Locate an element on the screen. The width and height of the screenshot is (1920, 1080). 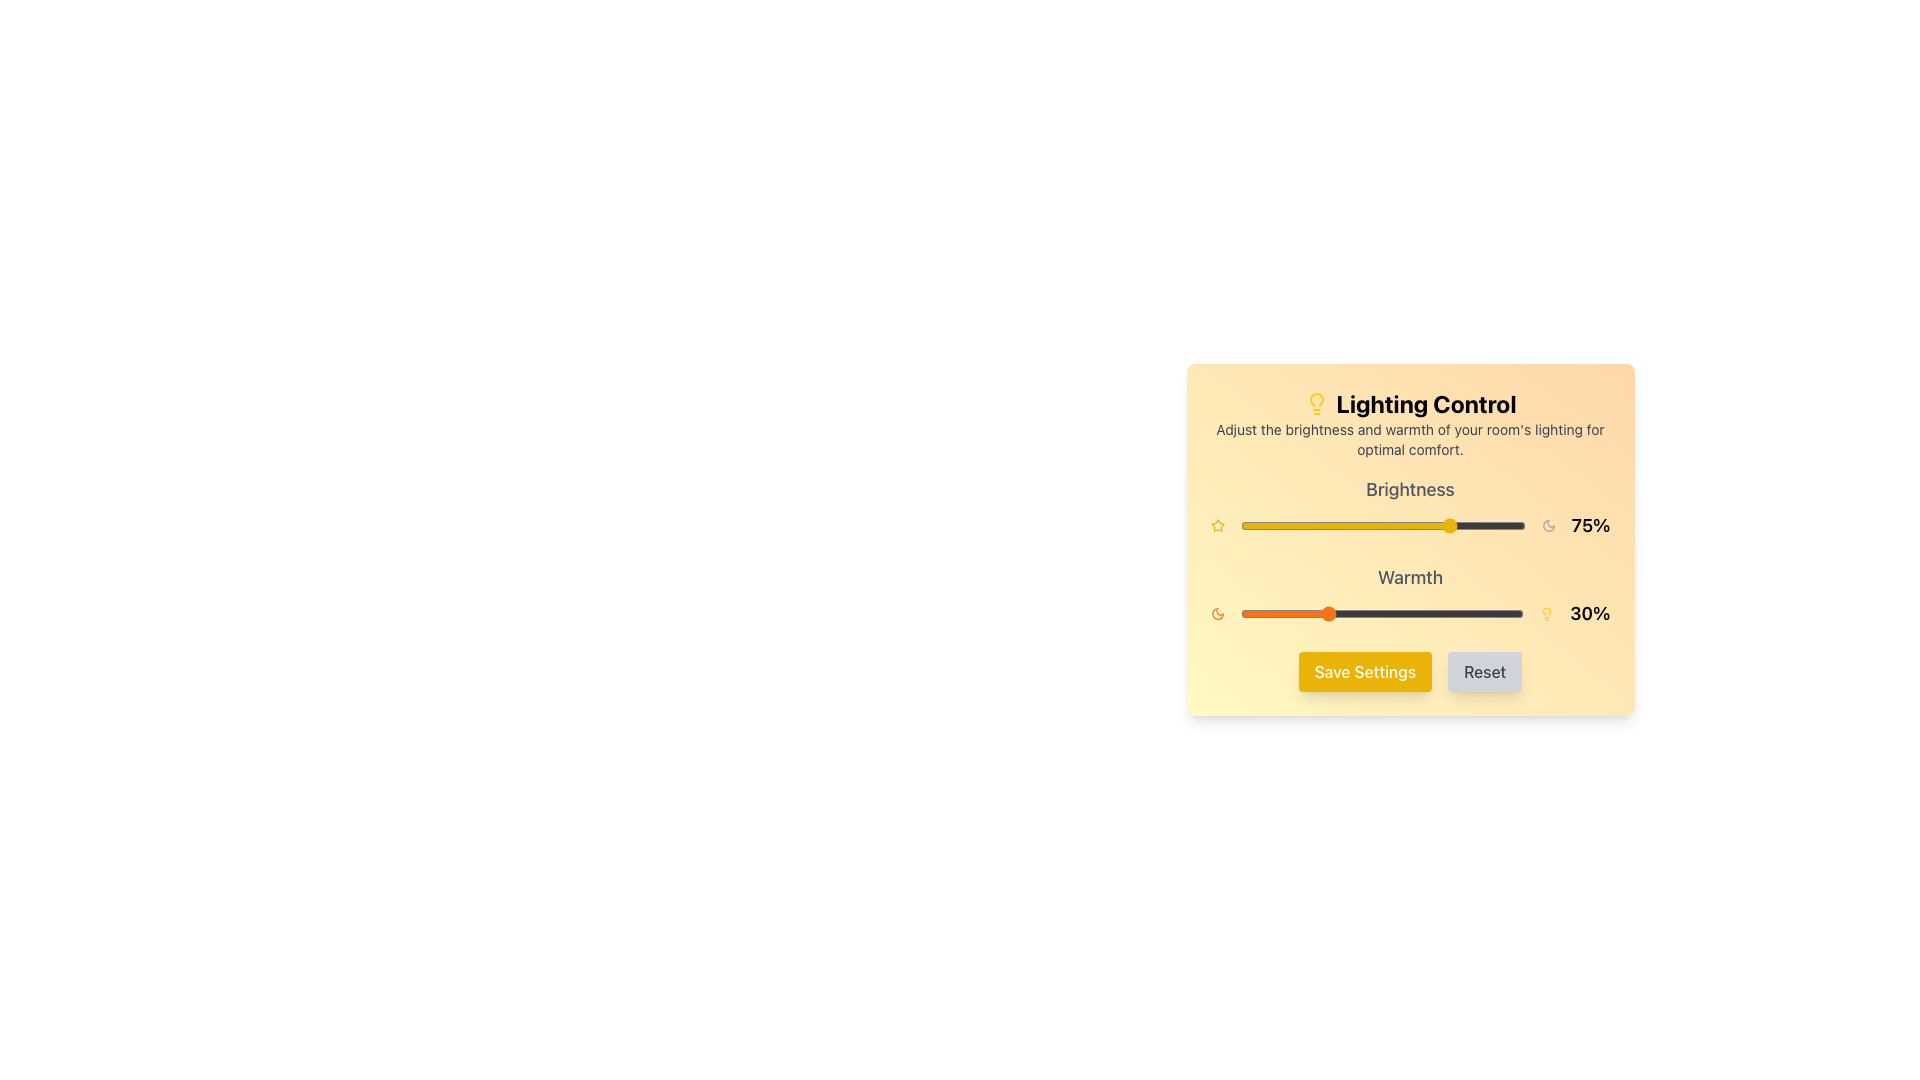
the brightness is located at coordinates (1396, 524).